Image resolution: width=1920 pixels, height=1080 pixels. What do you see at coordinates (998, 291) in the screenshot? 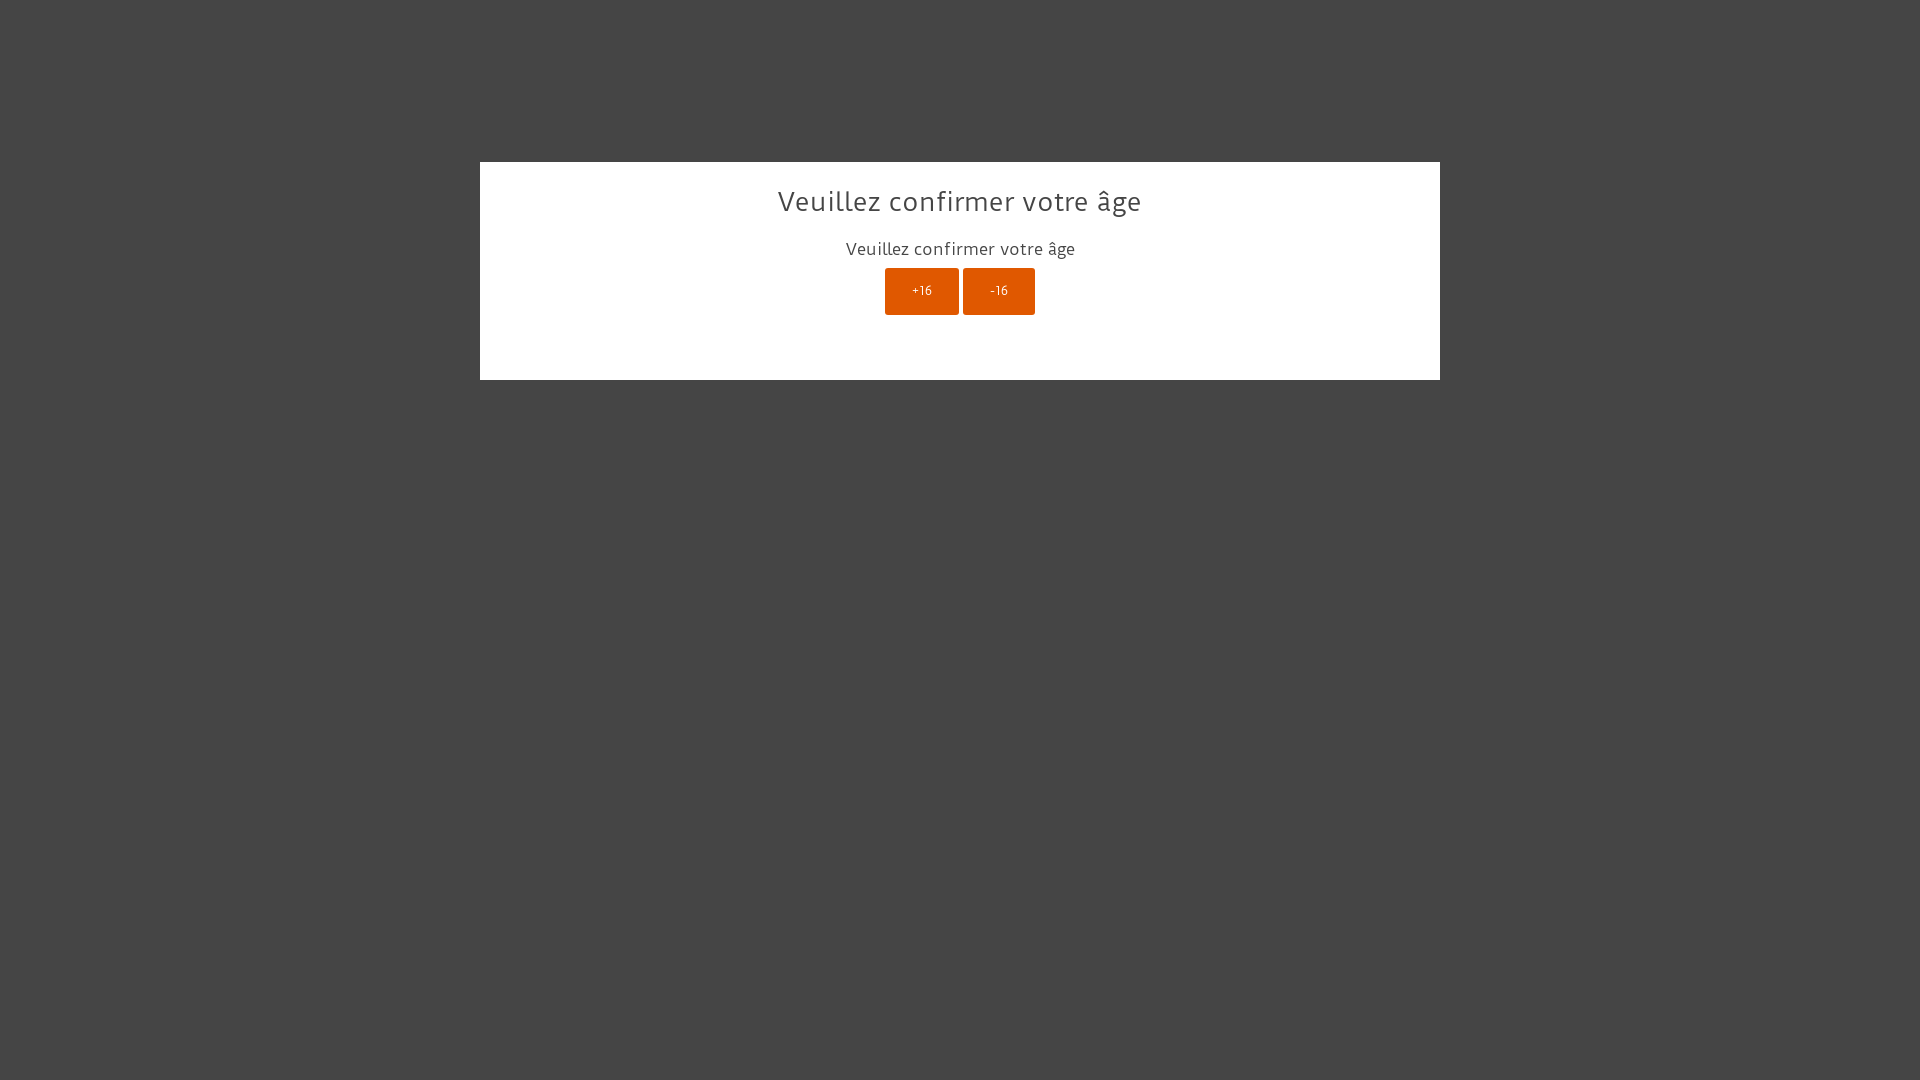
I see `'-16'` at bounding box center [998, 291].